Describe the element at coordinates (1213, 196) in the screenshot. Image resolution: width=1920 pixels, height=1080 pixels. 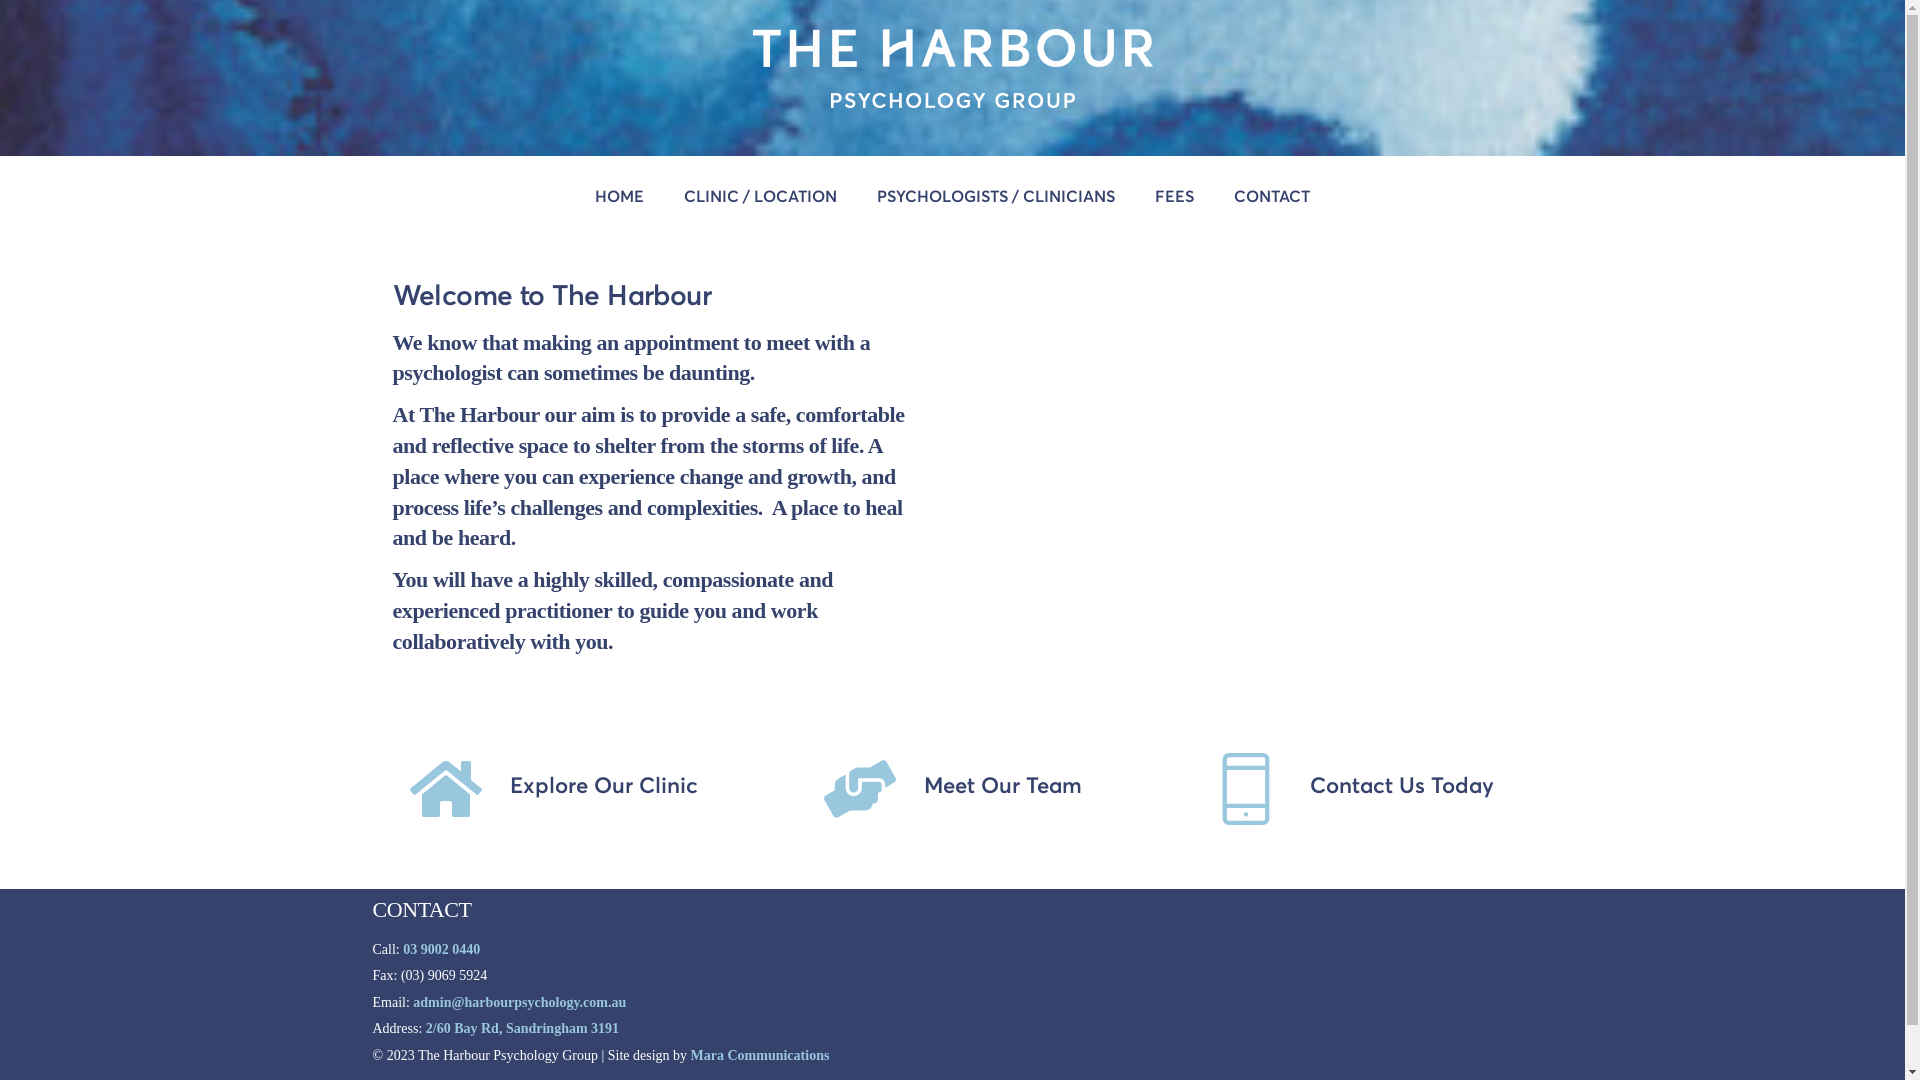
I see `'CONTACT'` at that location.